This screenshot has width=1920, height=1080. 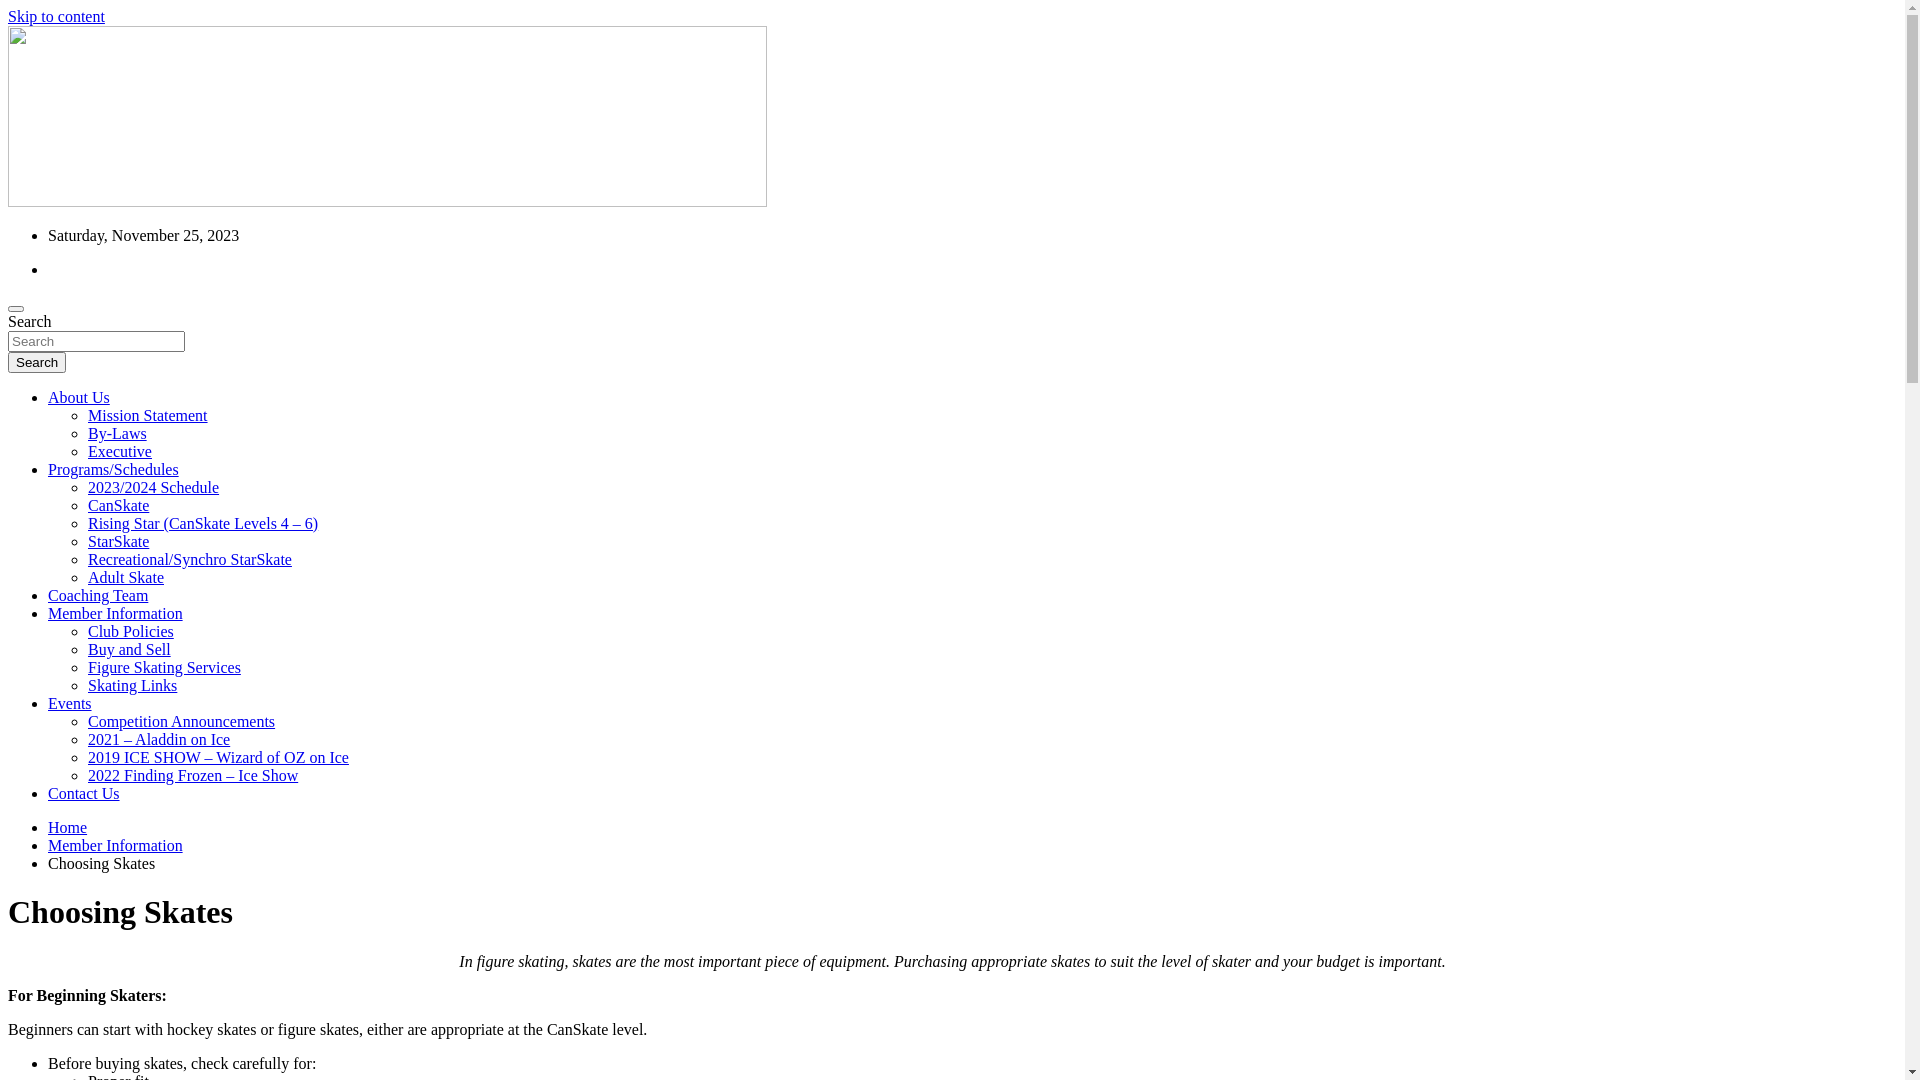 I want to click on 'By-Laws', so click(x=116, y=432).